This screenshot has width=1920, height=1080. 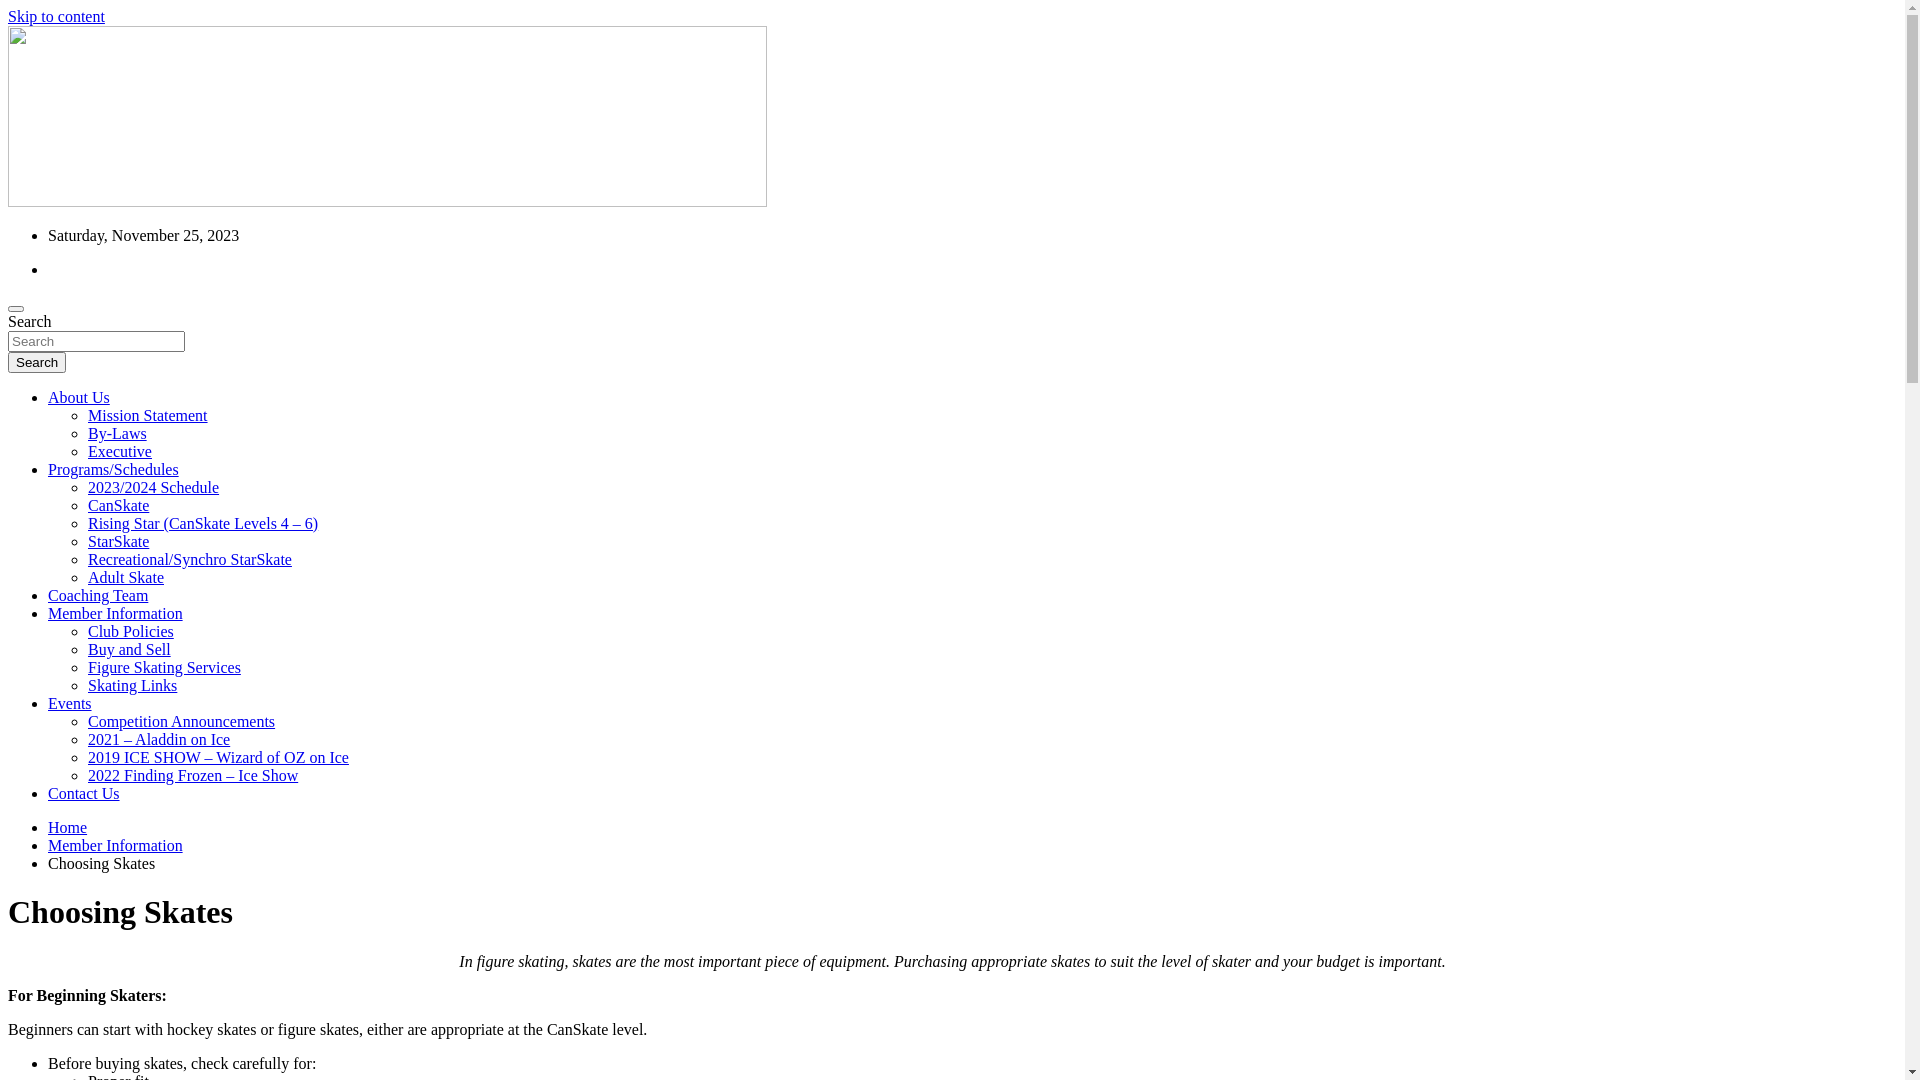 I want to click on 'By-Laws', so click(x=116, y=432).